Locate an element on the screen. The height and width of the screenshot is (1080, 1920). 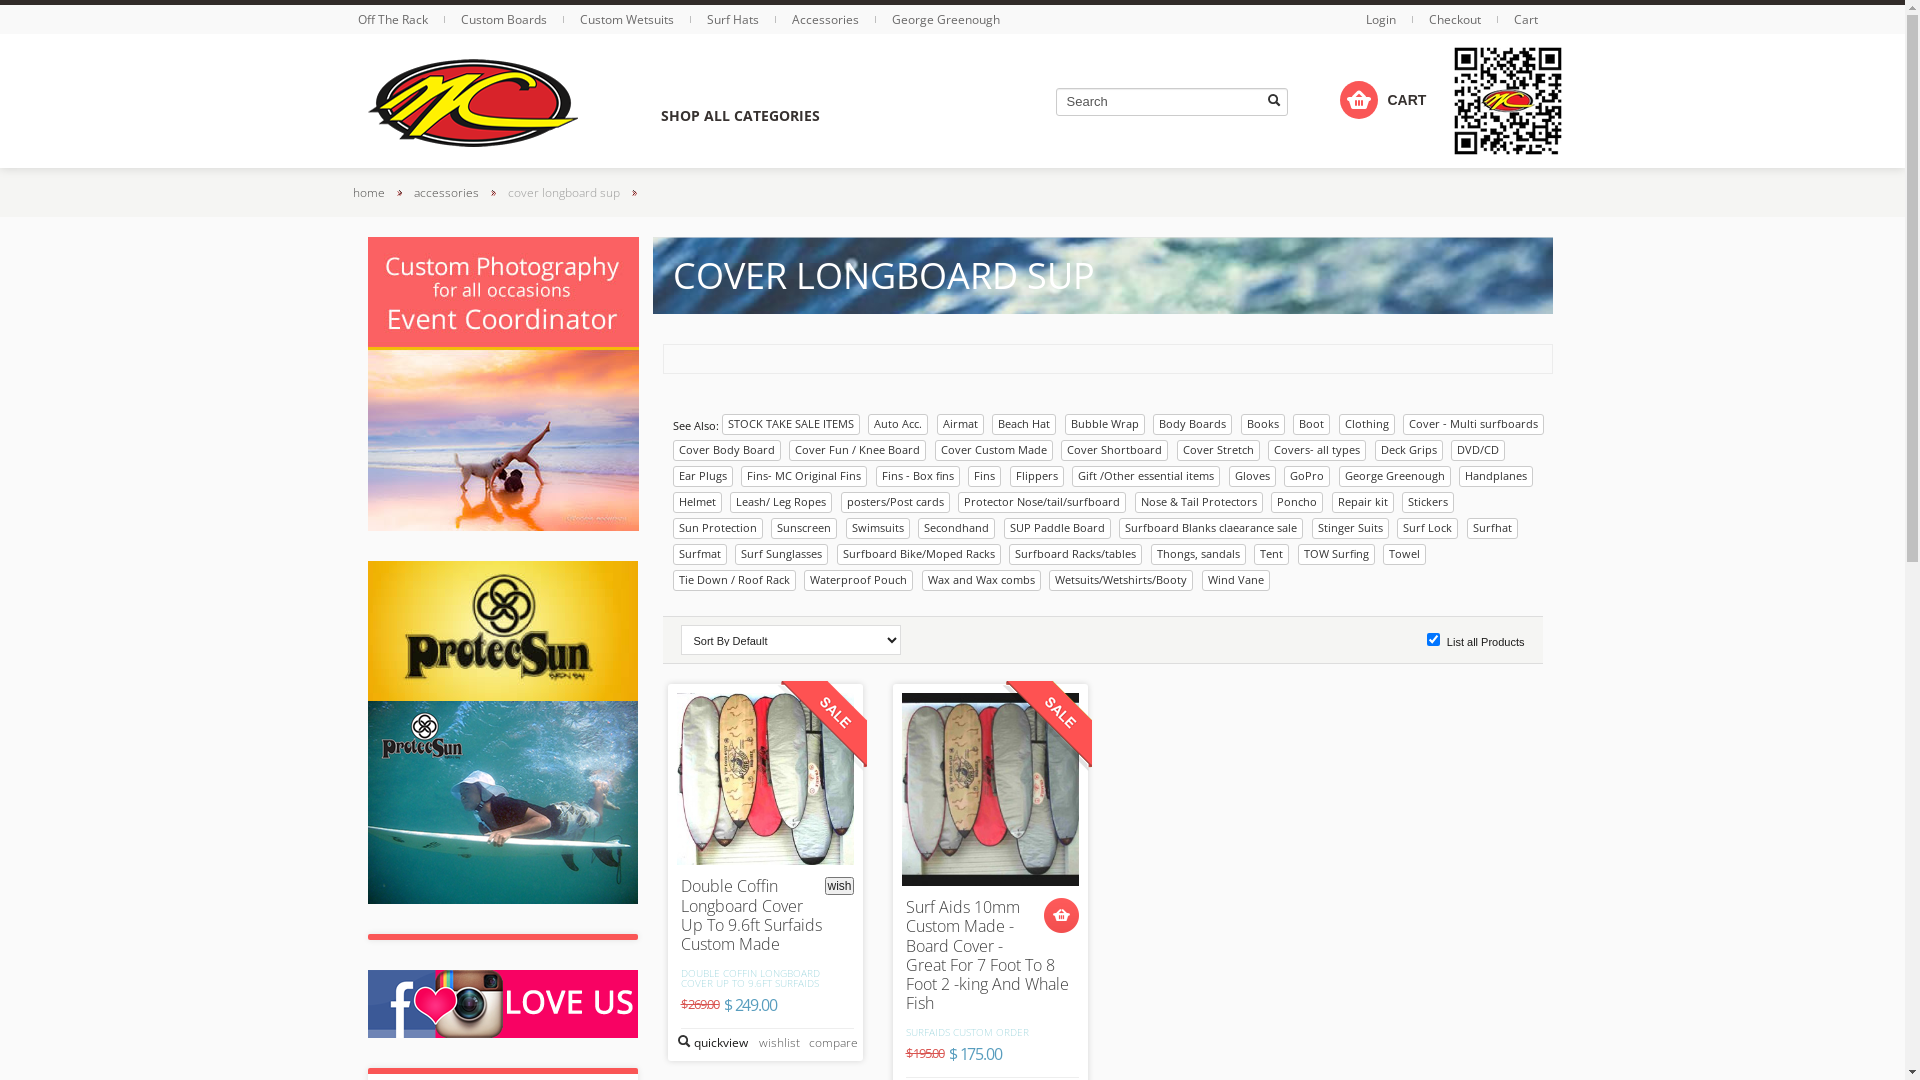
'Clothing' is located at coordinates (1365, 423).